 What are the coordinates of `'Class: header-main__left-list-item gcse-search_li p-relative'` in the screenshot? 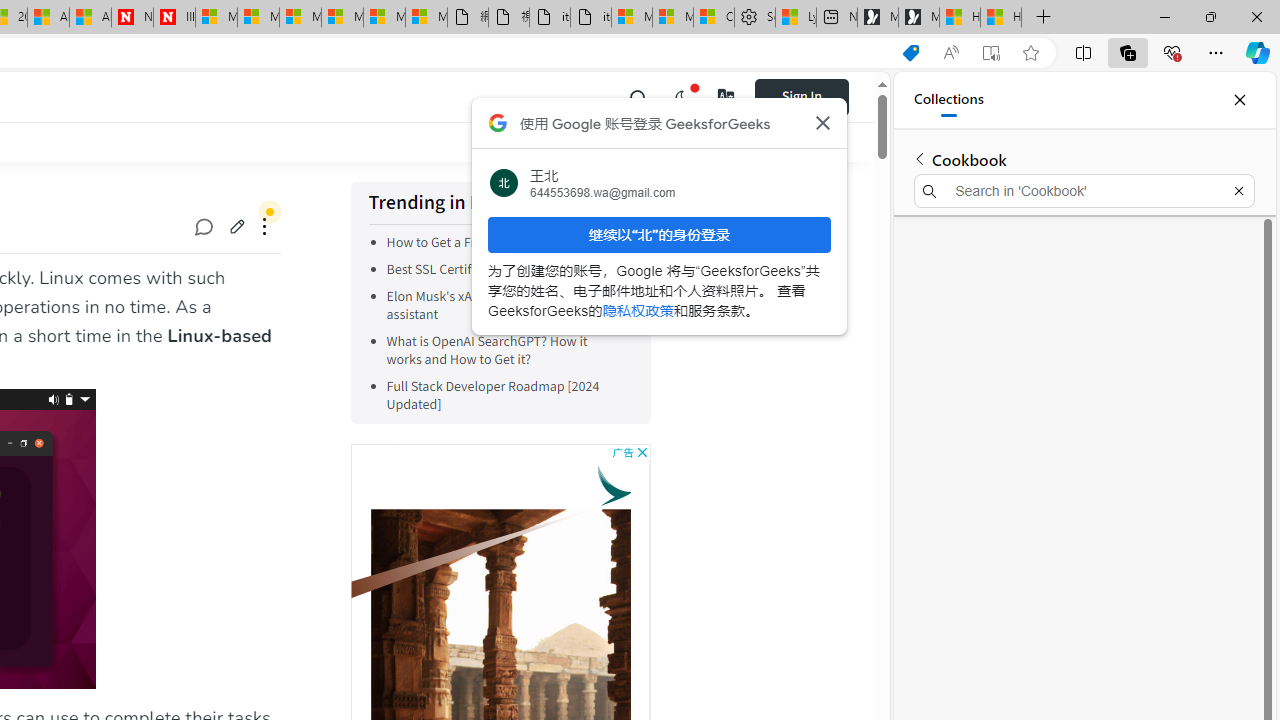 It's located at (637, 96).